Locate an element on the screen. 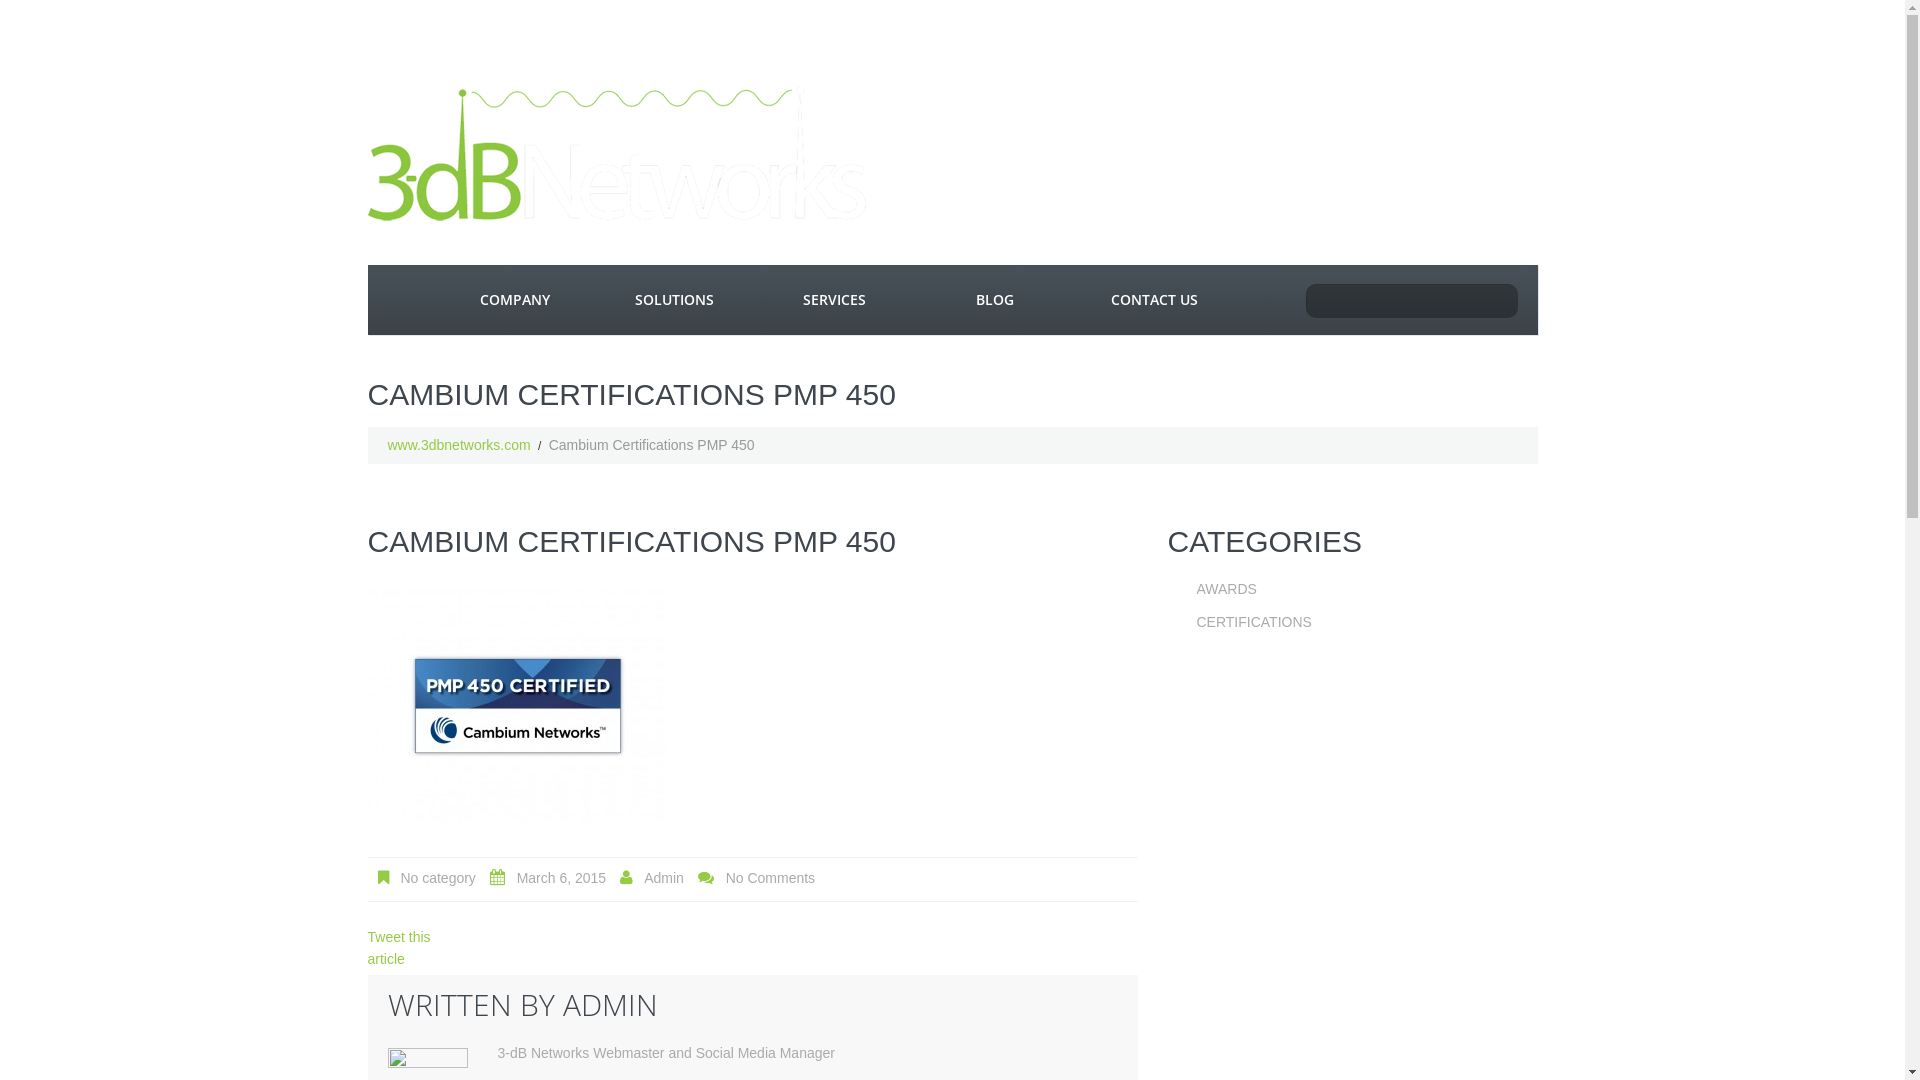 This screenshot has width=1920, height=1080. 'Admin' is located at coordinates (663, 877).